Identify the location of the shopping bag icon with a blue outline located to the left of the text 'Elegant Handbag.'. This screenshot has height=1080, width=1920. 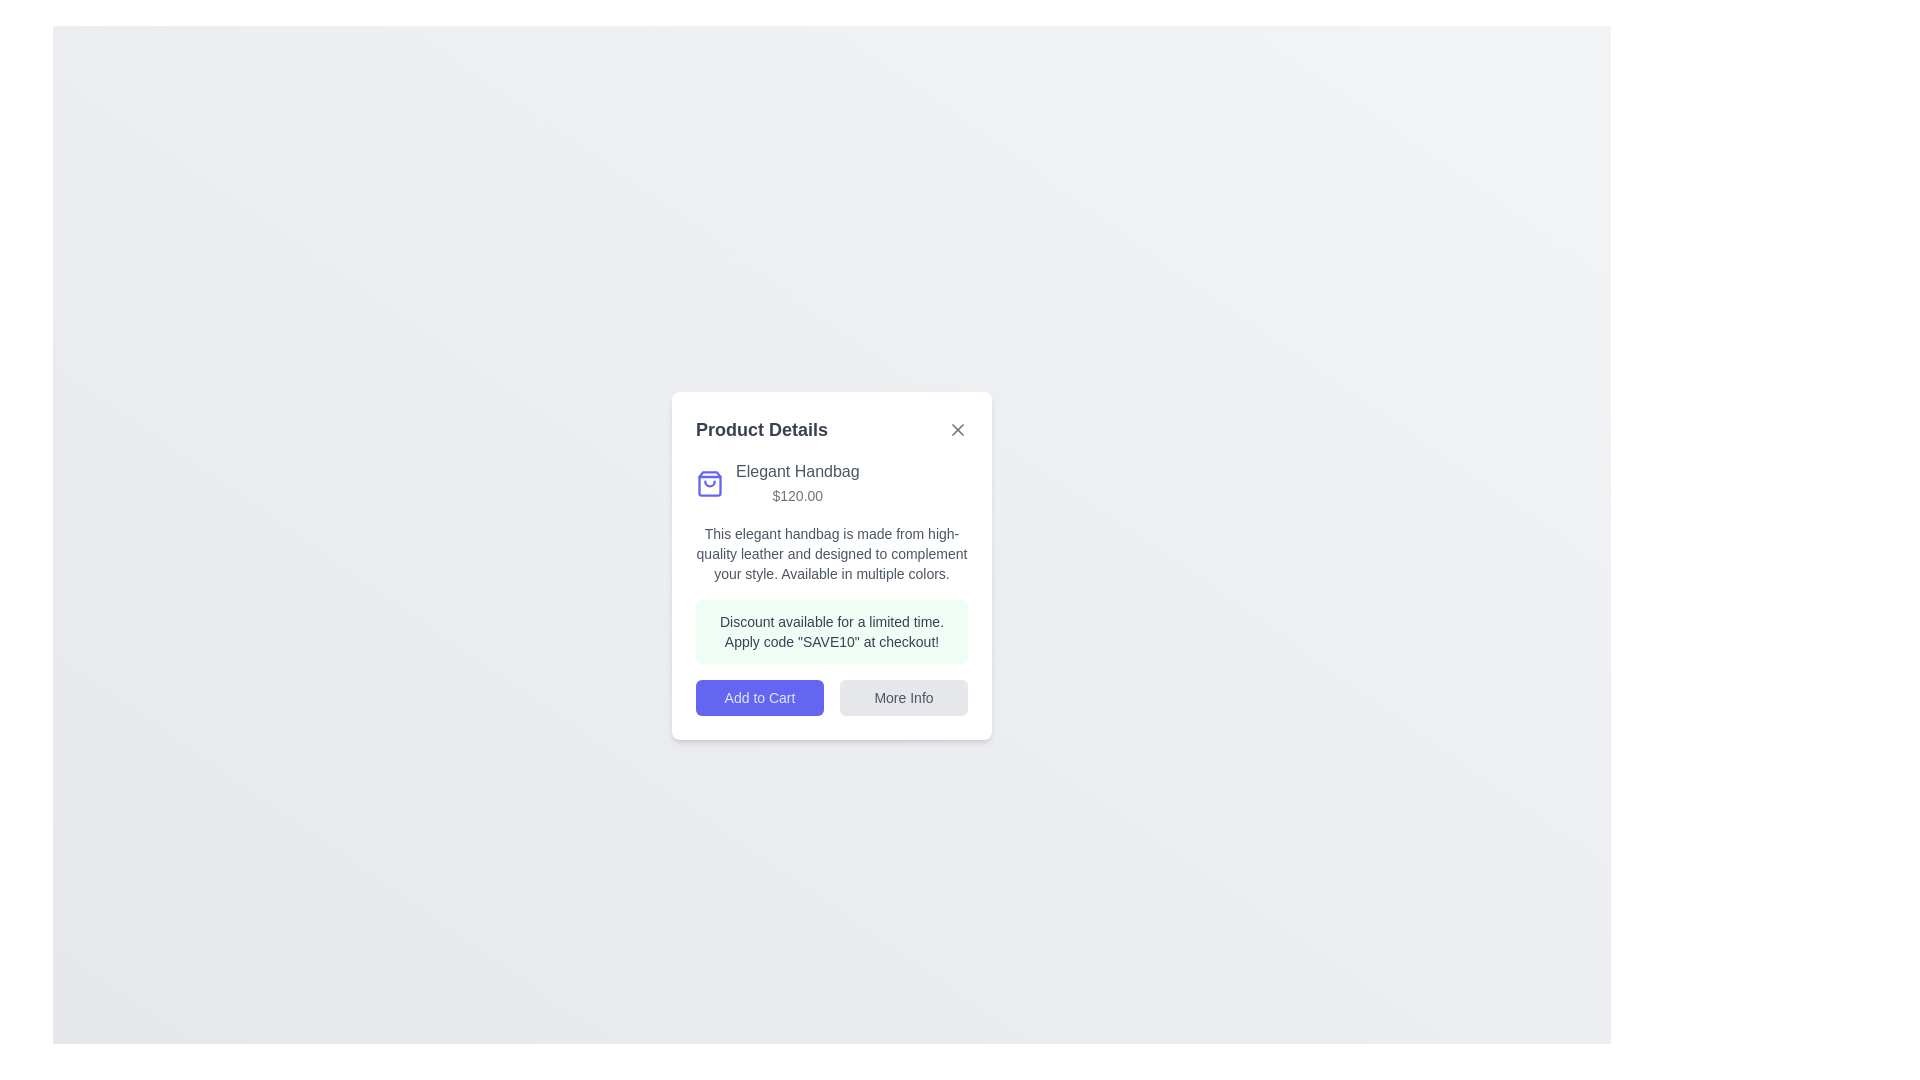
(710, 483).